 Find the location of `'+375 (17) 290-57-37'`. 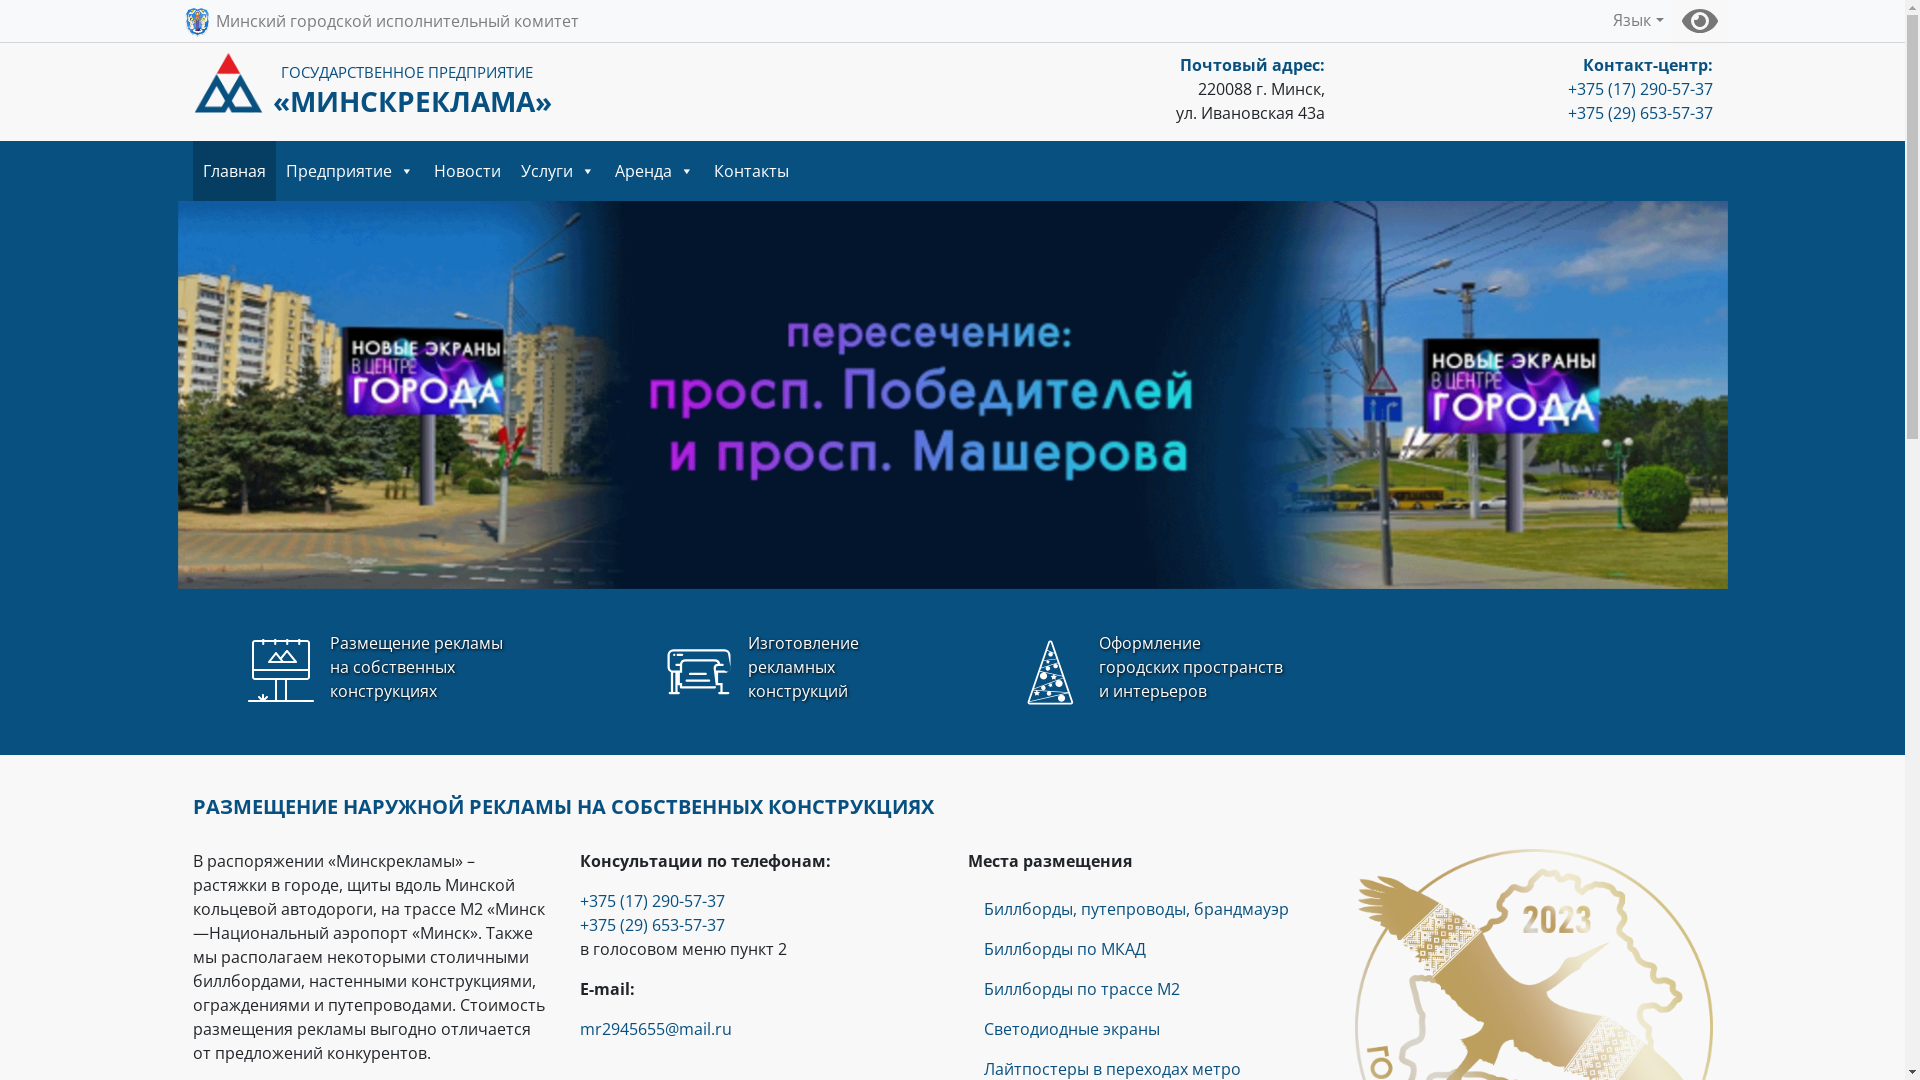

'+375 (17) 290-57-37' is located at coordinates (1567, 87).